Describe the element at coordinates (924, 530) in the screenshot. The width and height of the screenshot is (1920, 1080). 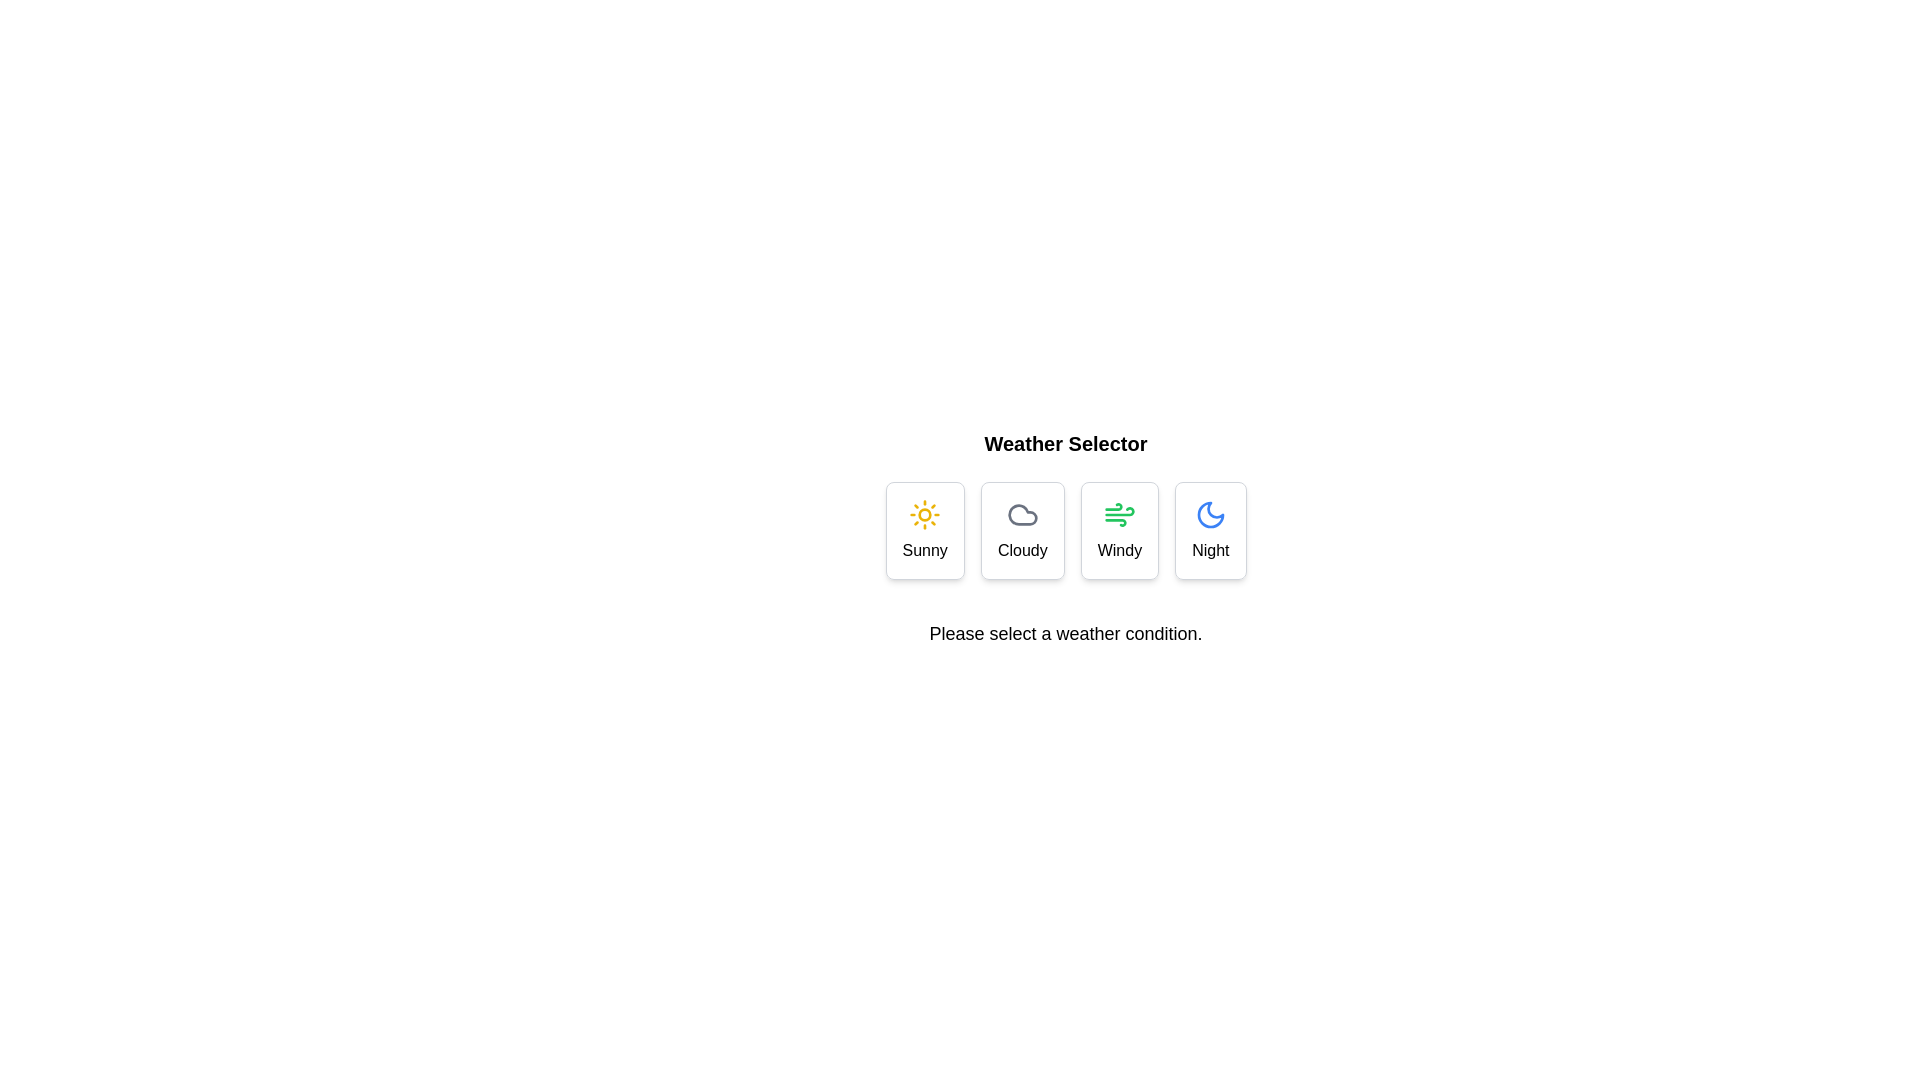
I see `the 'Sunny' weather condition selection button, which is the first card in the weather condition group located beneath the 'Weather Selector' title` at that location.